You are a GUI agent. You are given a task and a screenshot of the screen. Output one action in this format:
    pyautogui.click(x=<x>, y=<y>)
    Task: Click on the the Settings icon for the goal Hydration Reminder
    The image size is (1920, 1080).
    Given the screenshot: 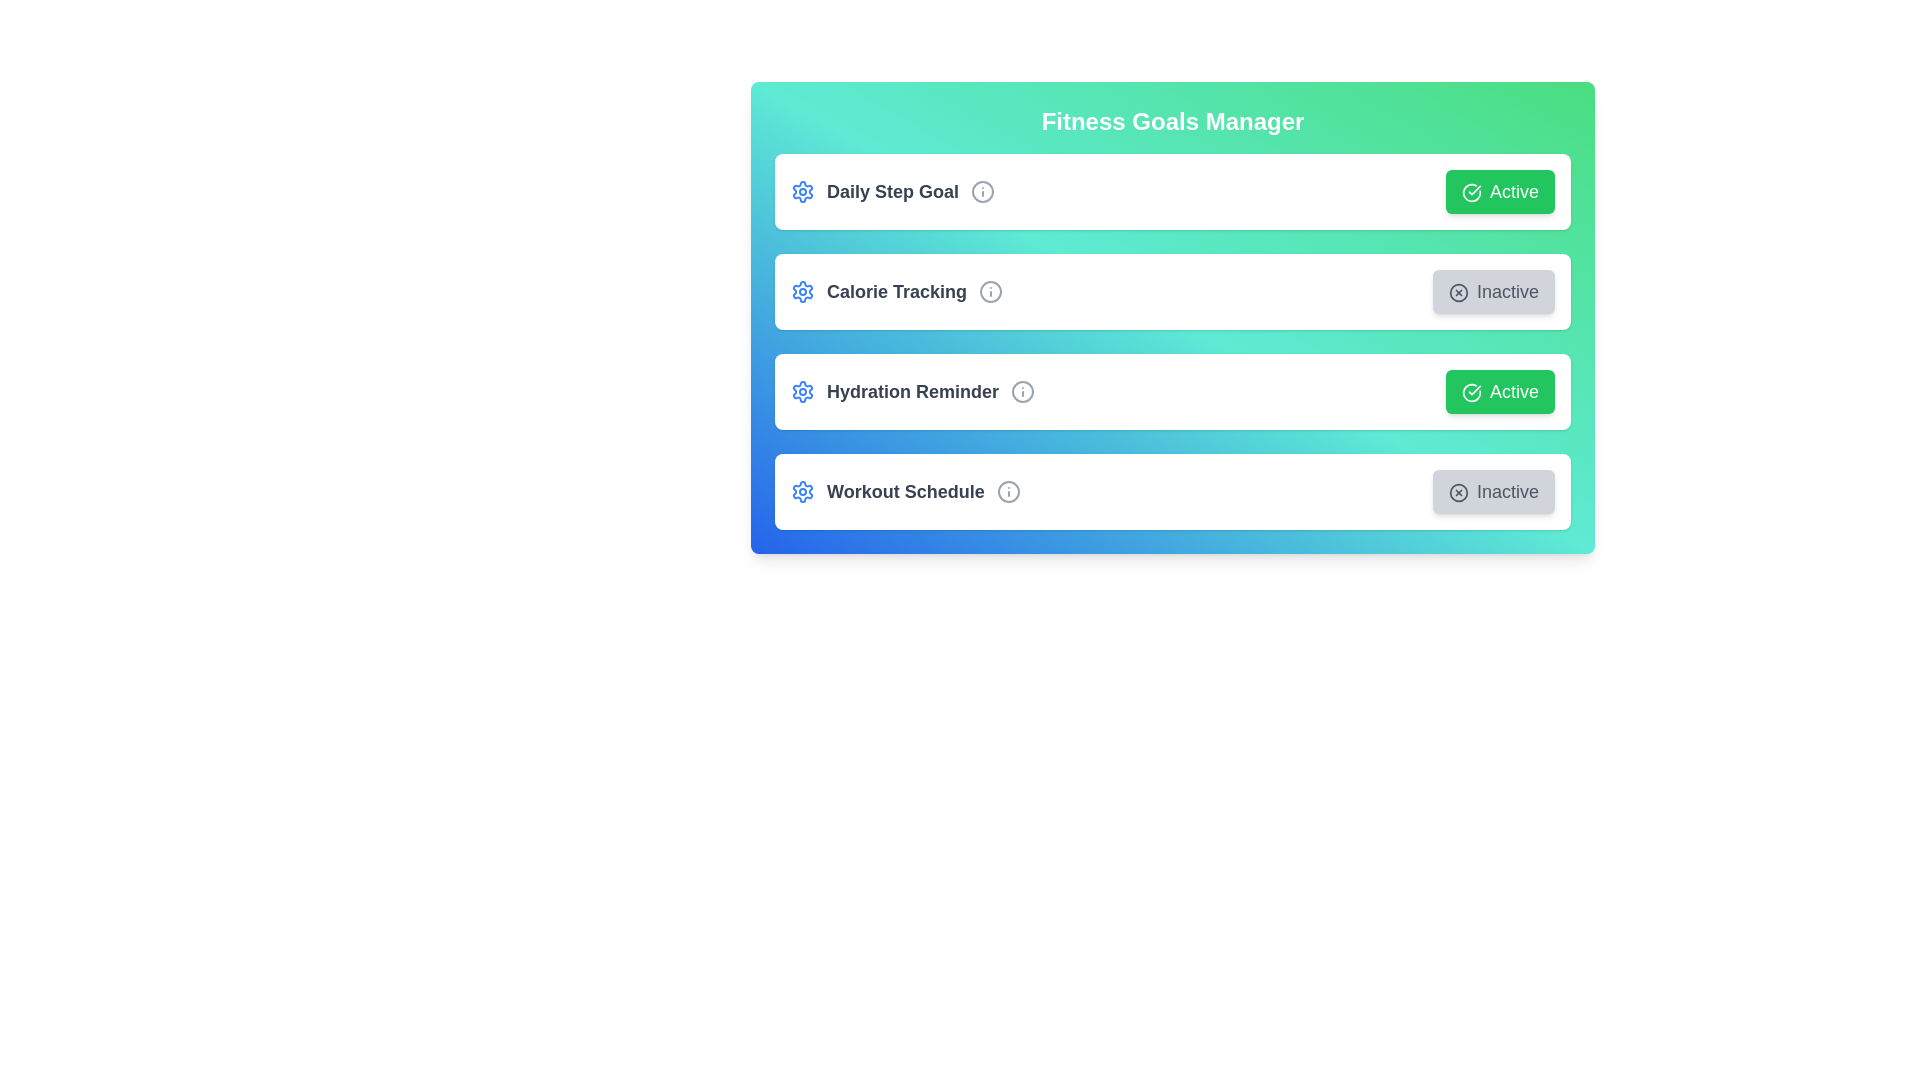 What is the action you would take?
    pyautogui.click(x=802, y=392)
    